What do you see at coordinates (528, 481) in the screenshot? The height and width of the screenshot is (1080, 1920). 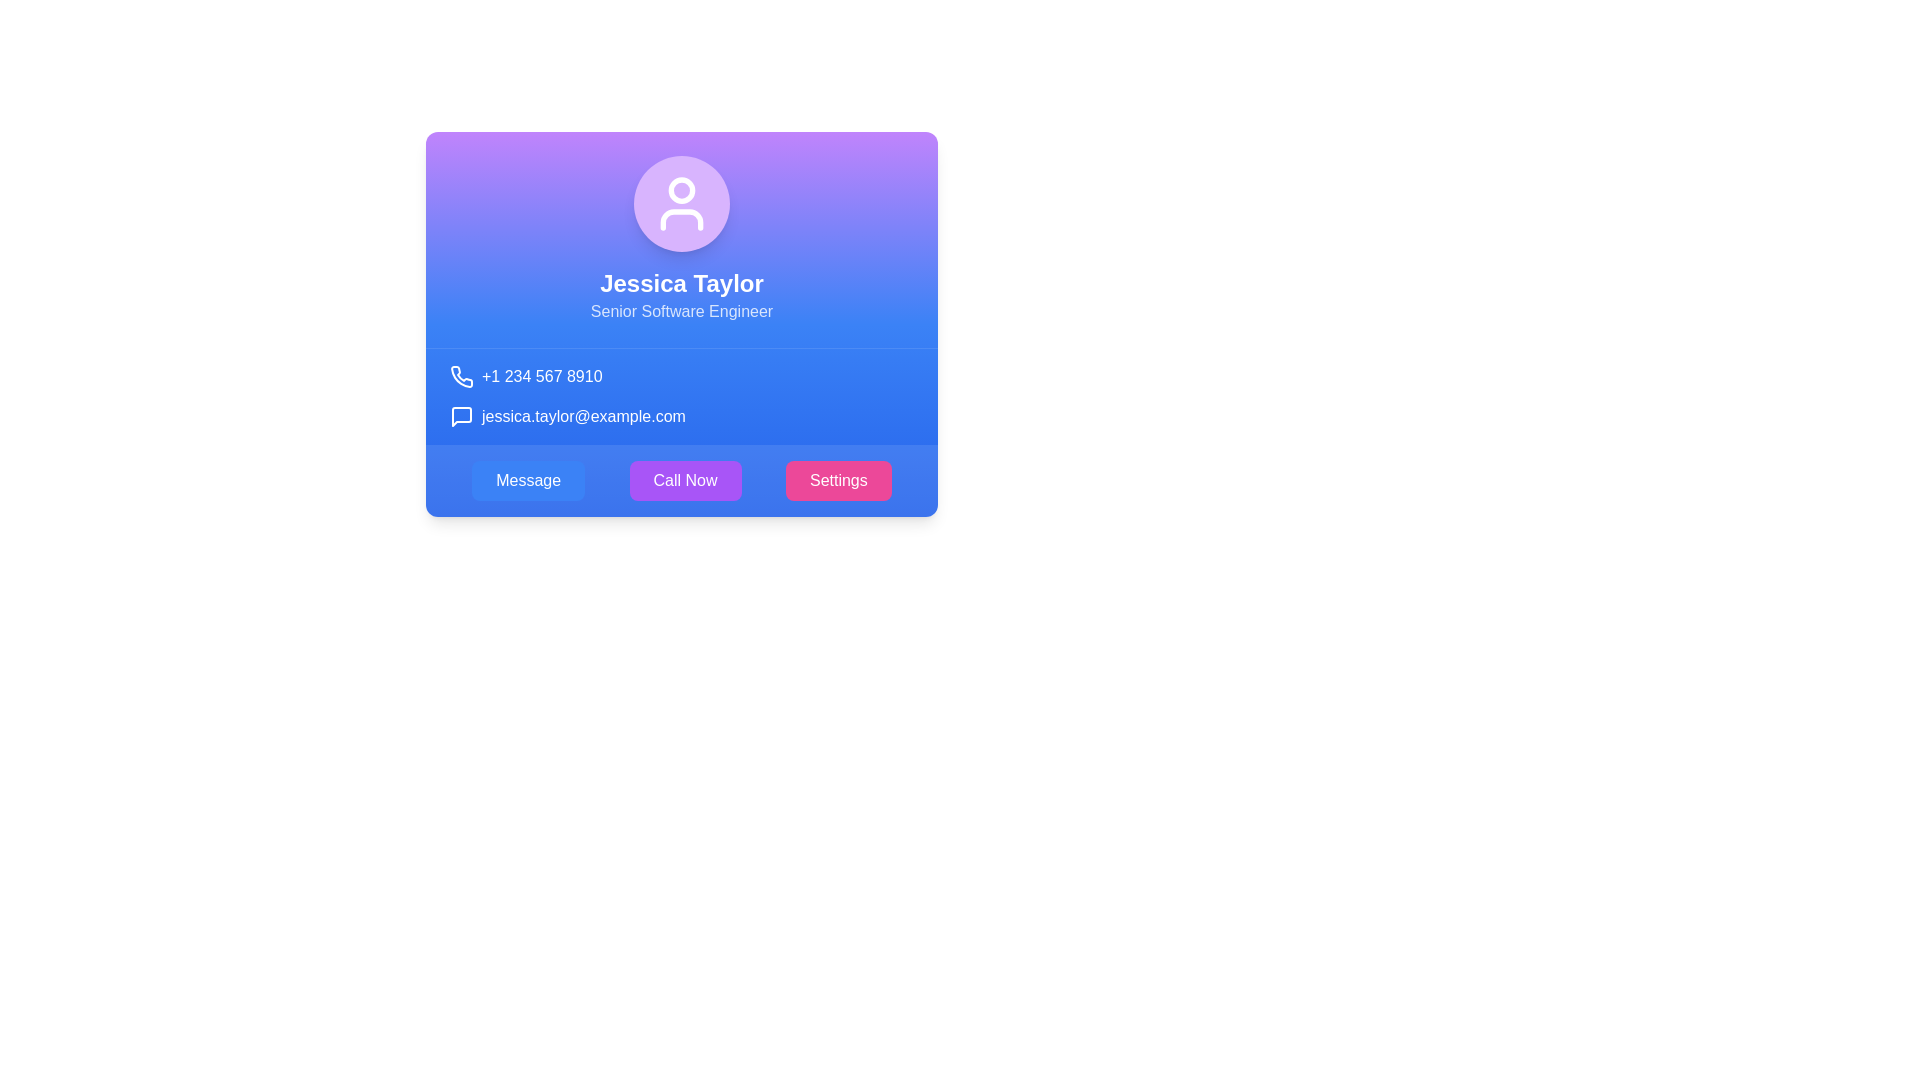 I see `the leftmost button in the row of three buttons at the bottom of the card interface to initiate a messaging interaction` at bounding box center [528, 481].